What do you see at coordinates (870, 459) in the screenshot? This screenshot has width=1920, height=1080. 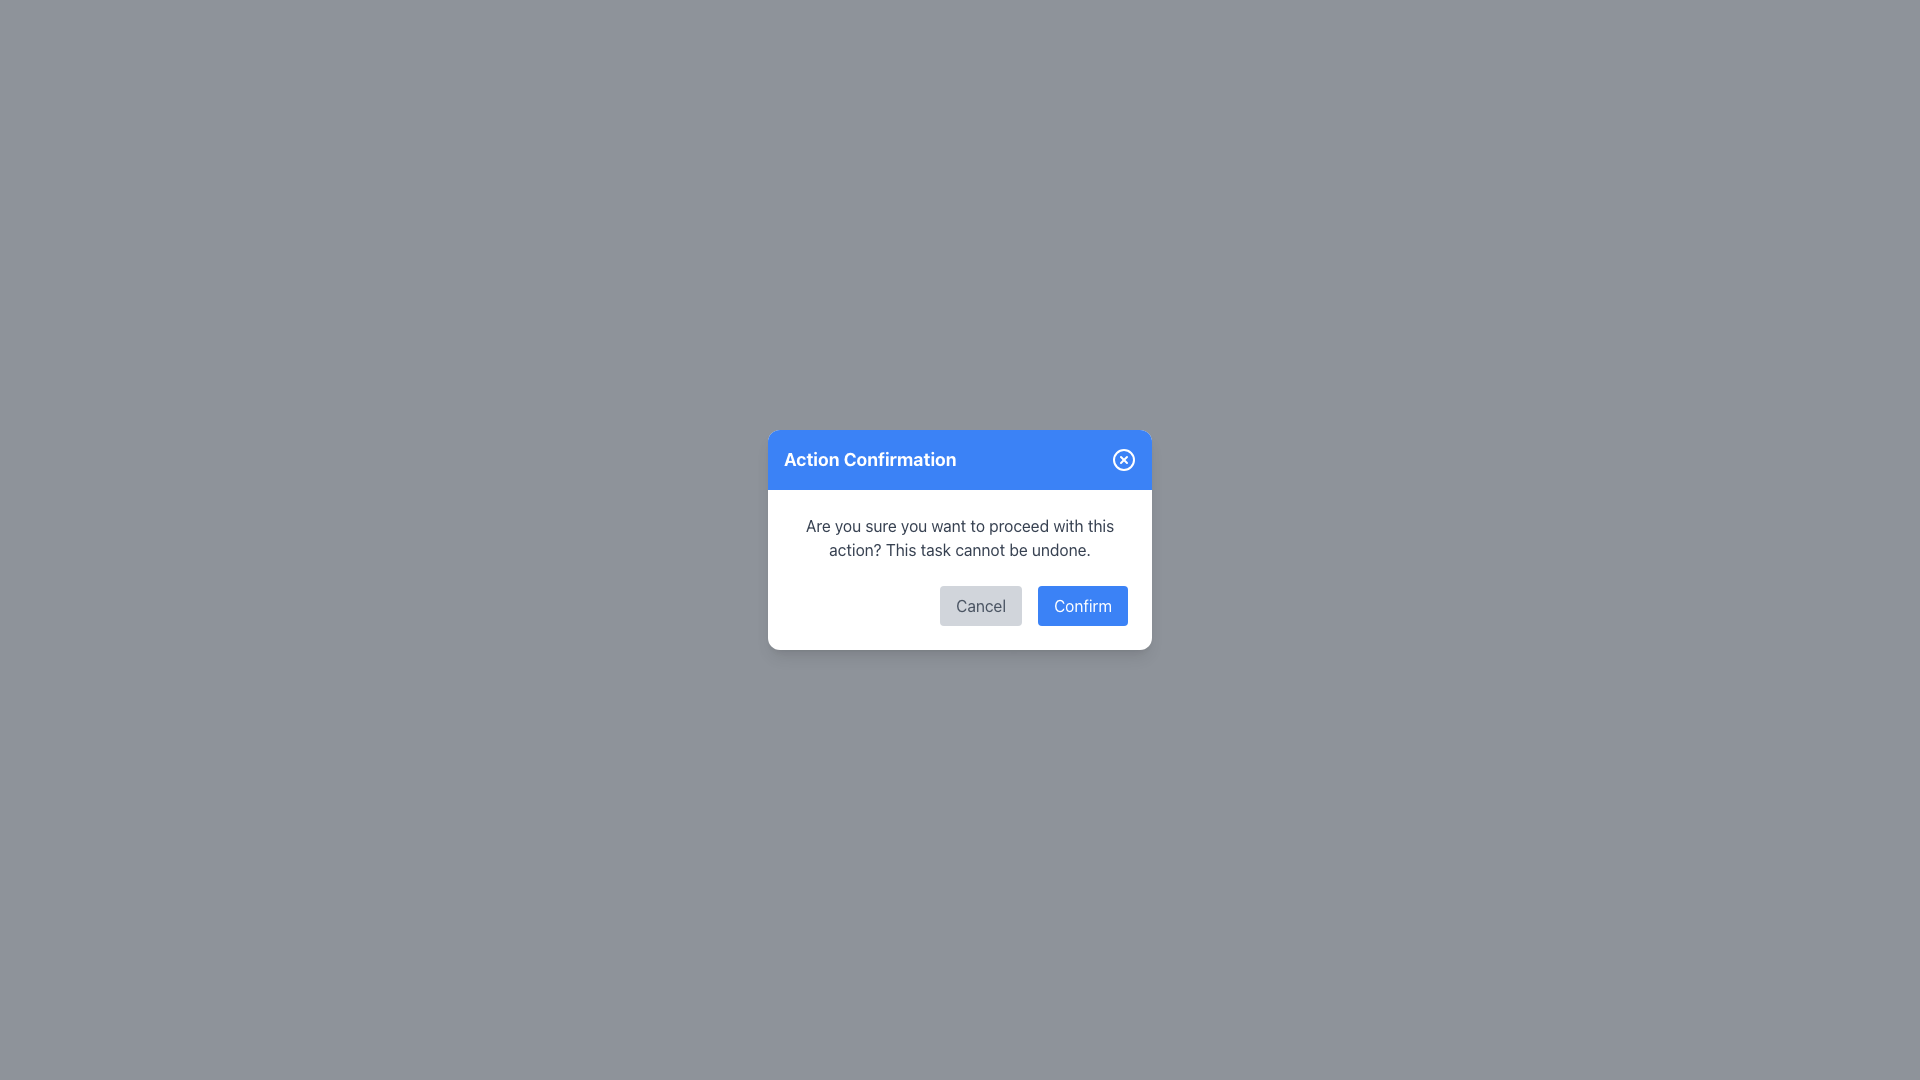 I see `the text label that serves as the heading for the modal dialog, located at the top center of the modal, indicating the purpose of the dialog` at bounding box center [870, 459].